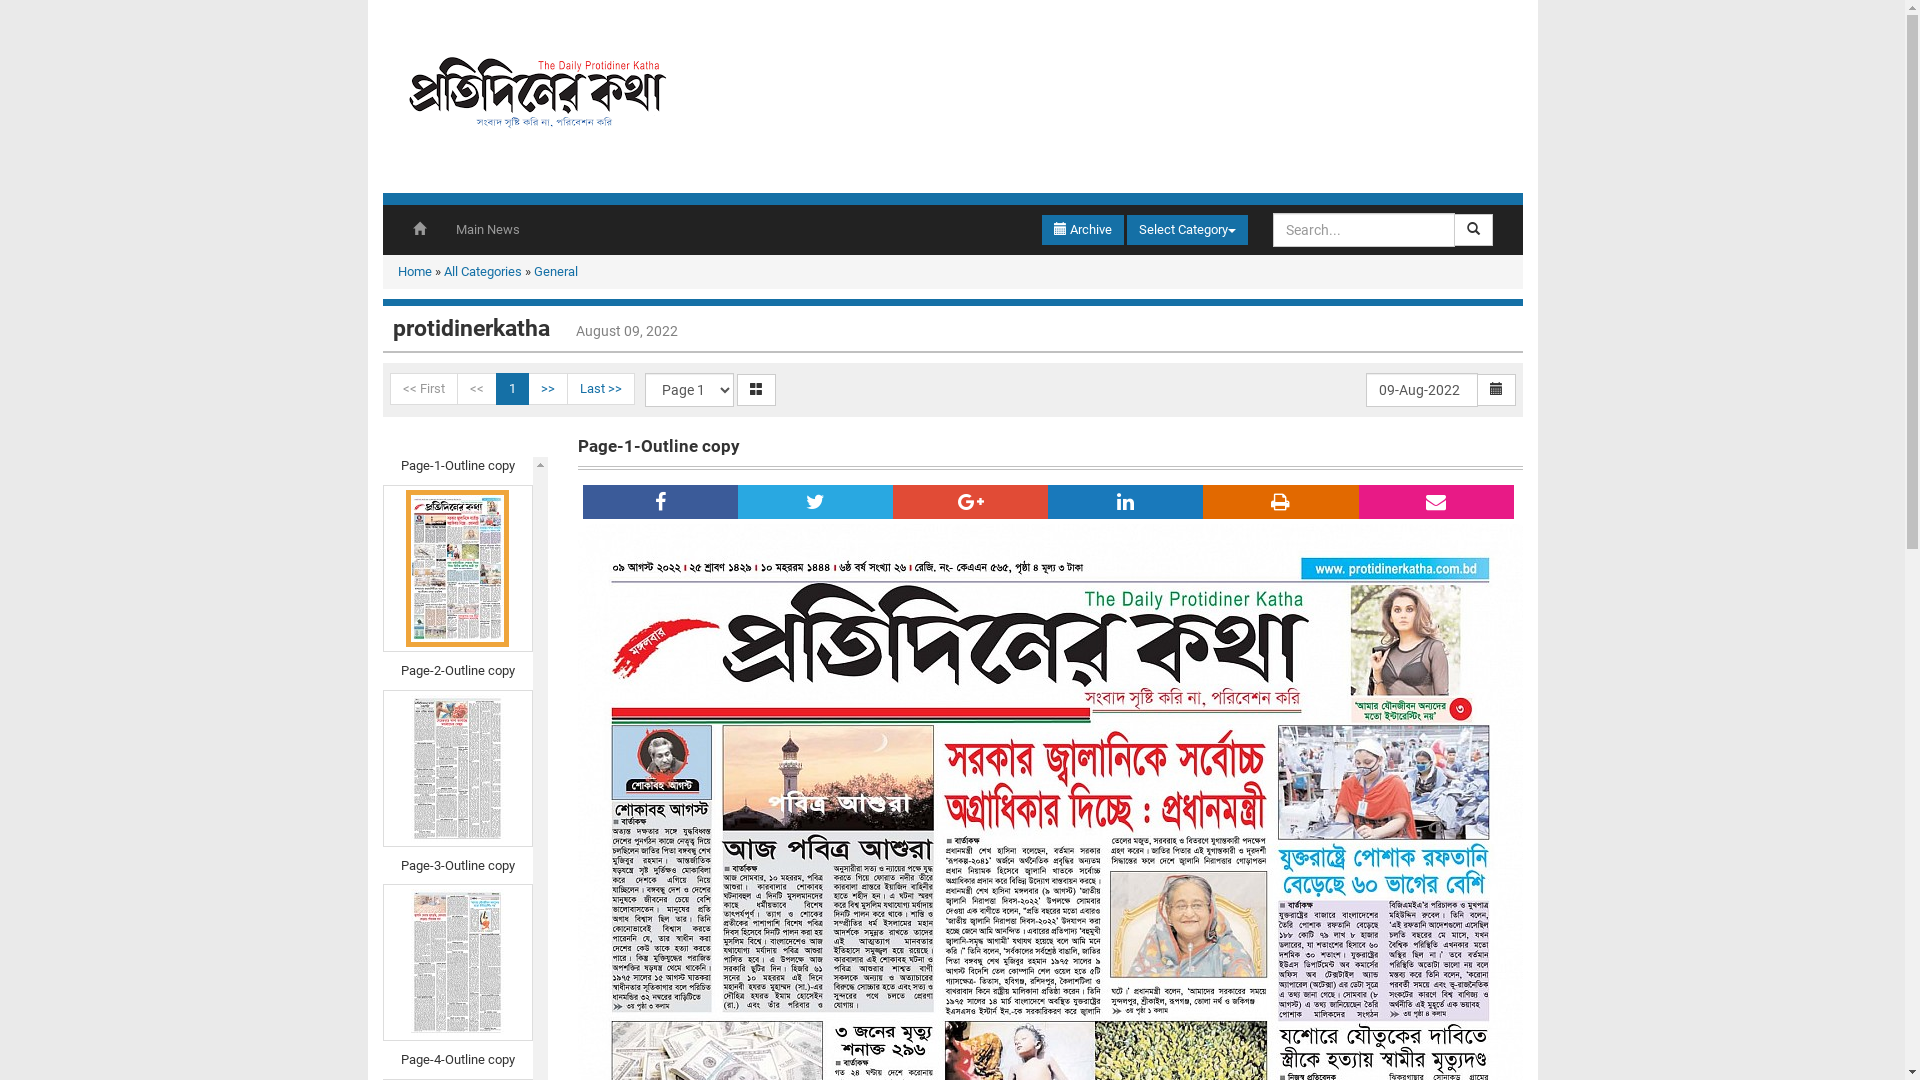 The height and width of the screenshot is (1080, 1920). I want to click on 'Archive', so click(1082, 229).